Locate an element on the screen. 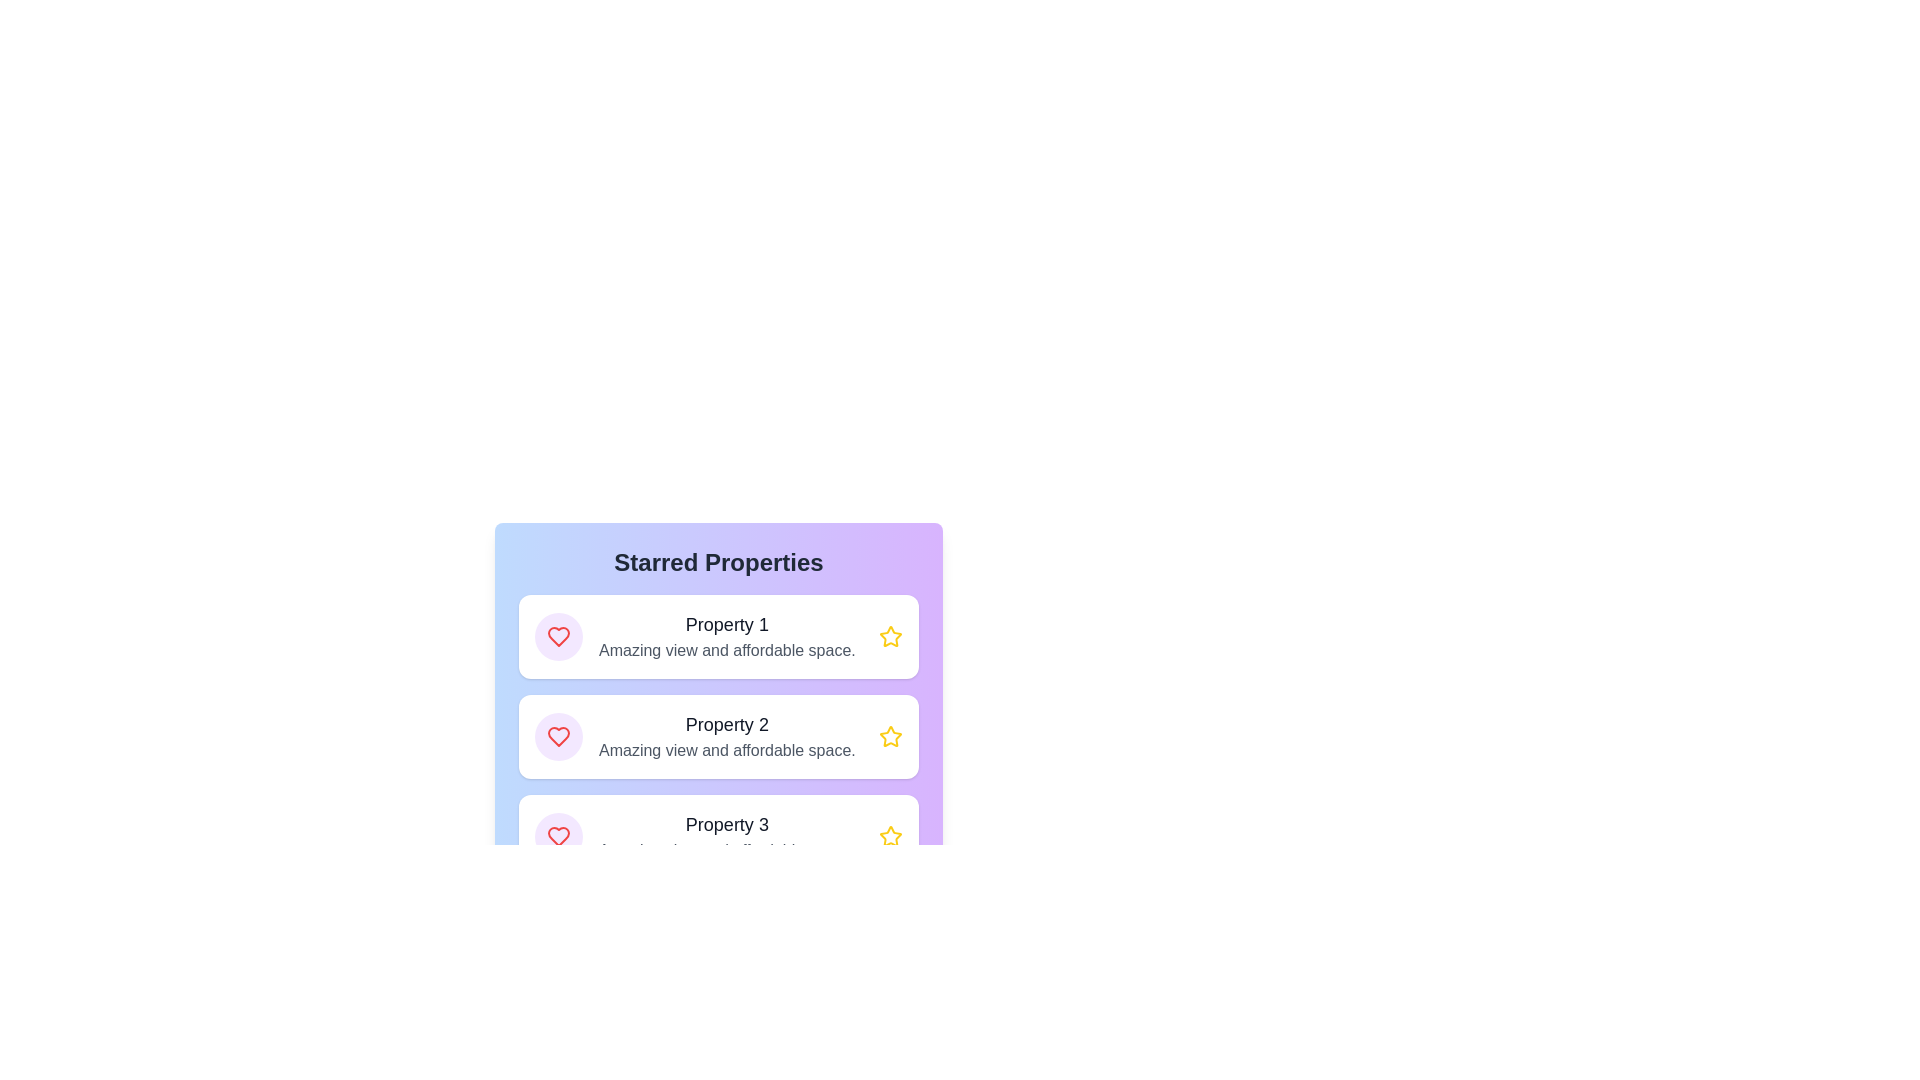  the star-shaped icon button at the right end of 'Property 3' in the 'Starred Properties' section is located at coordinates (890, 836).